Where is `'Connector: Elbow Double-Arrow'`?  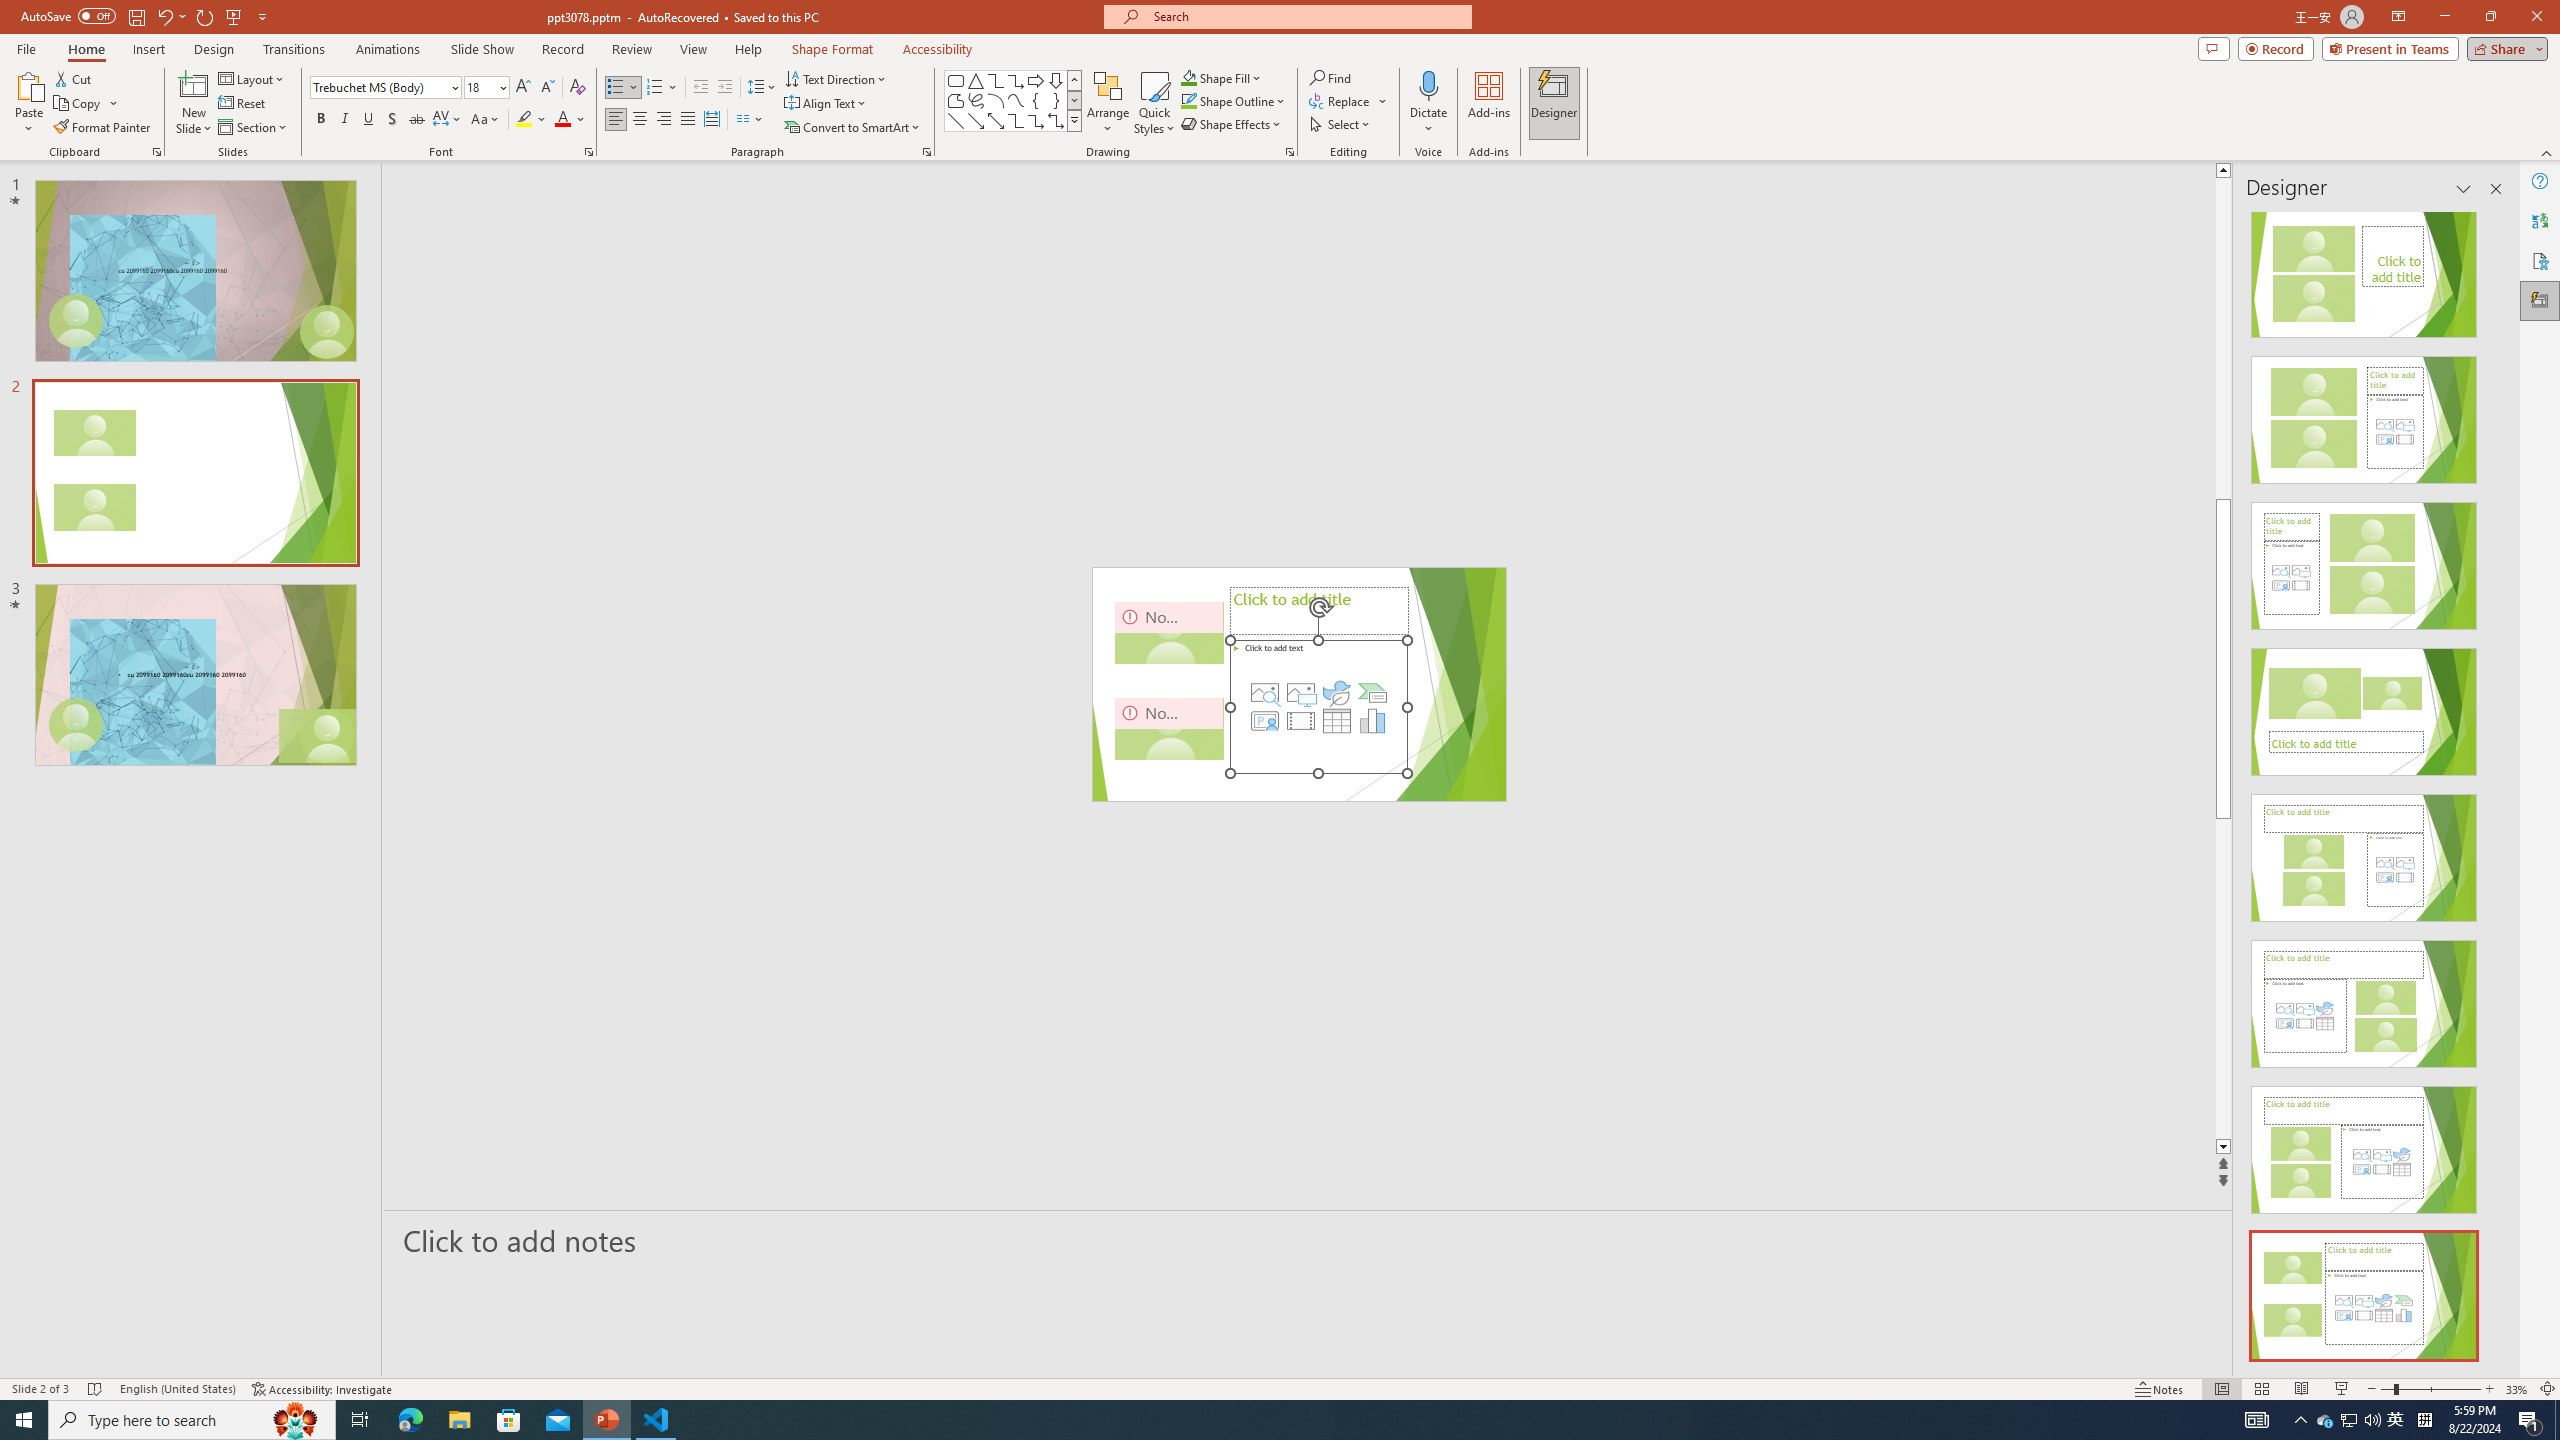
'Connector: Elbow Double-Arrow' is located at coordinates (1055, 119).